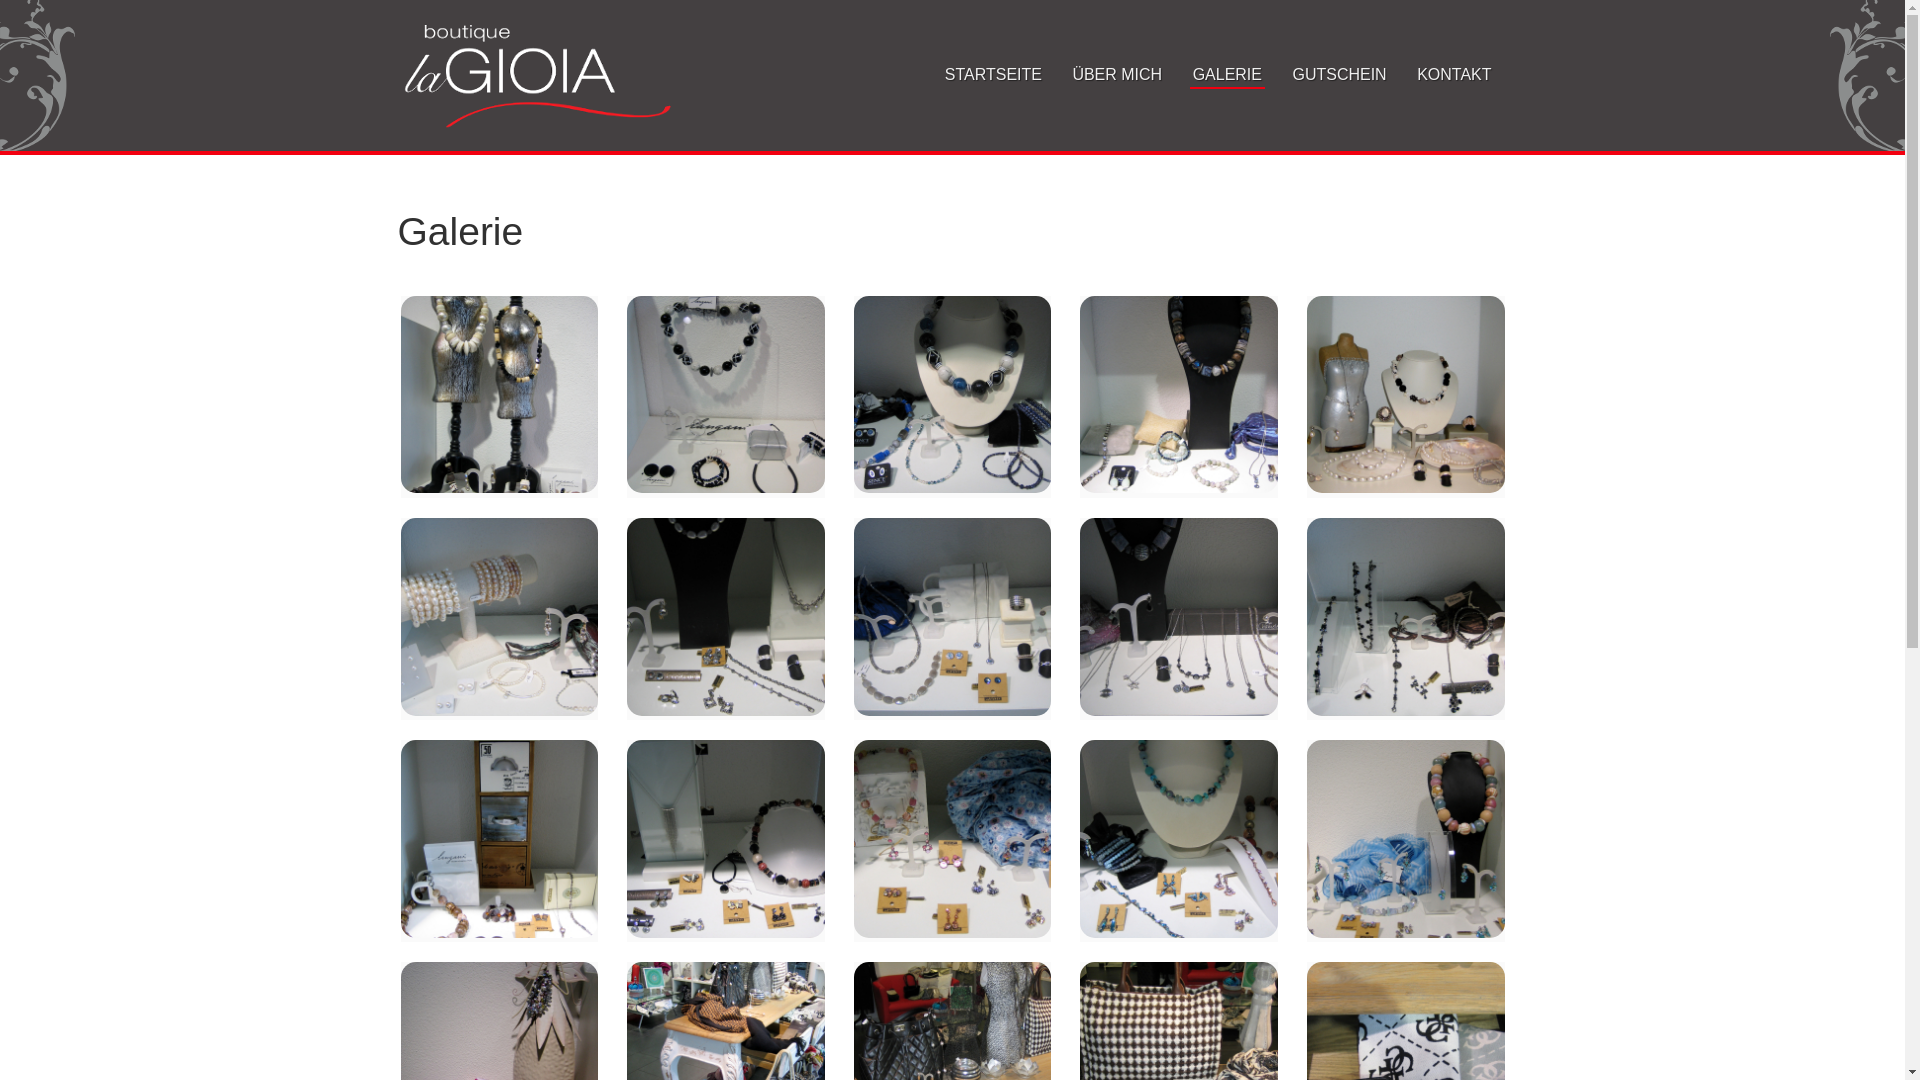  I want to click on 'STARTSEITE', so click(993, 74).